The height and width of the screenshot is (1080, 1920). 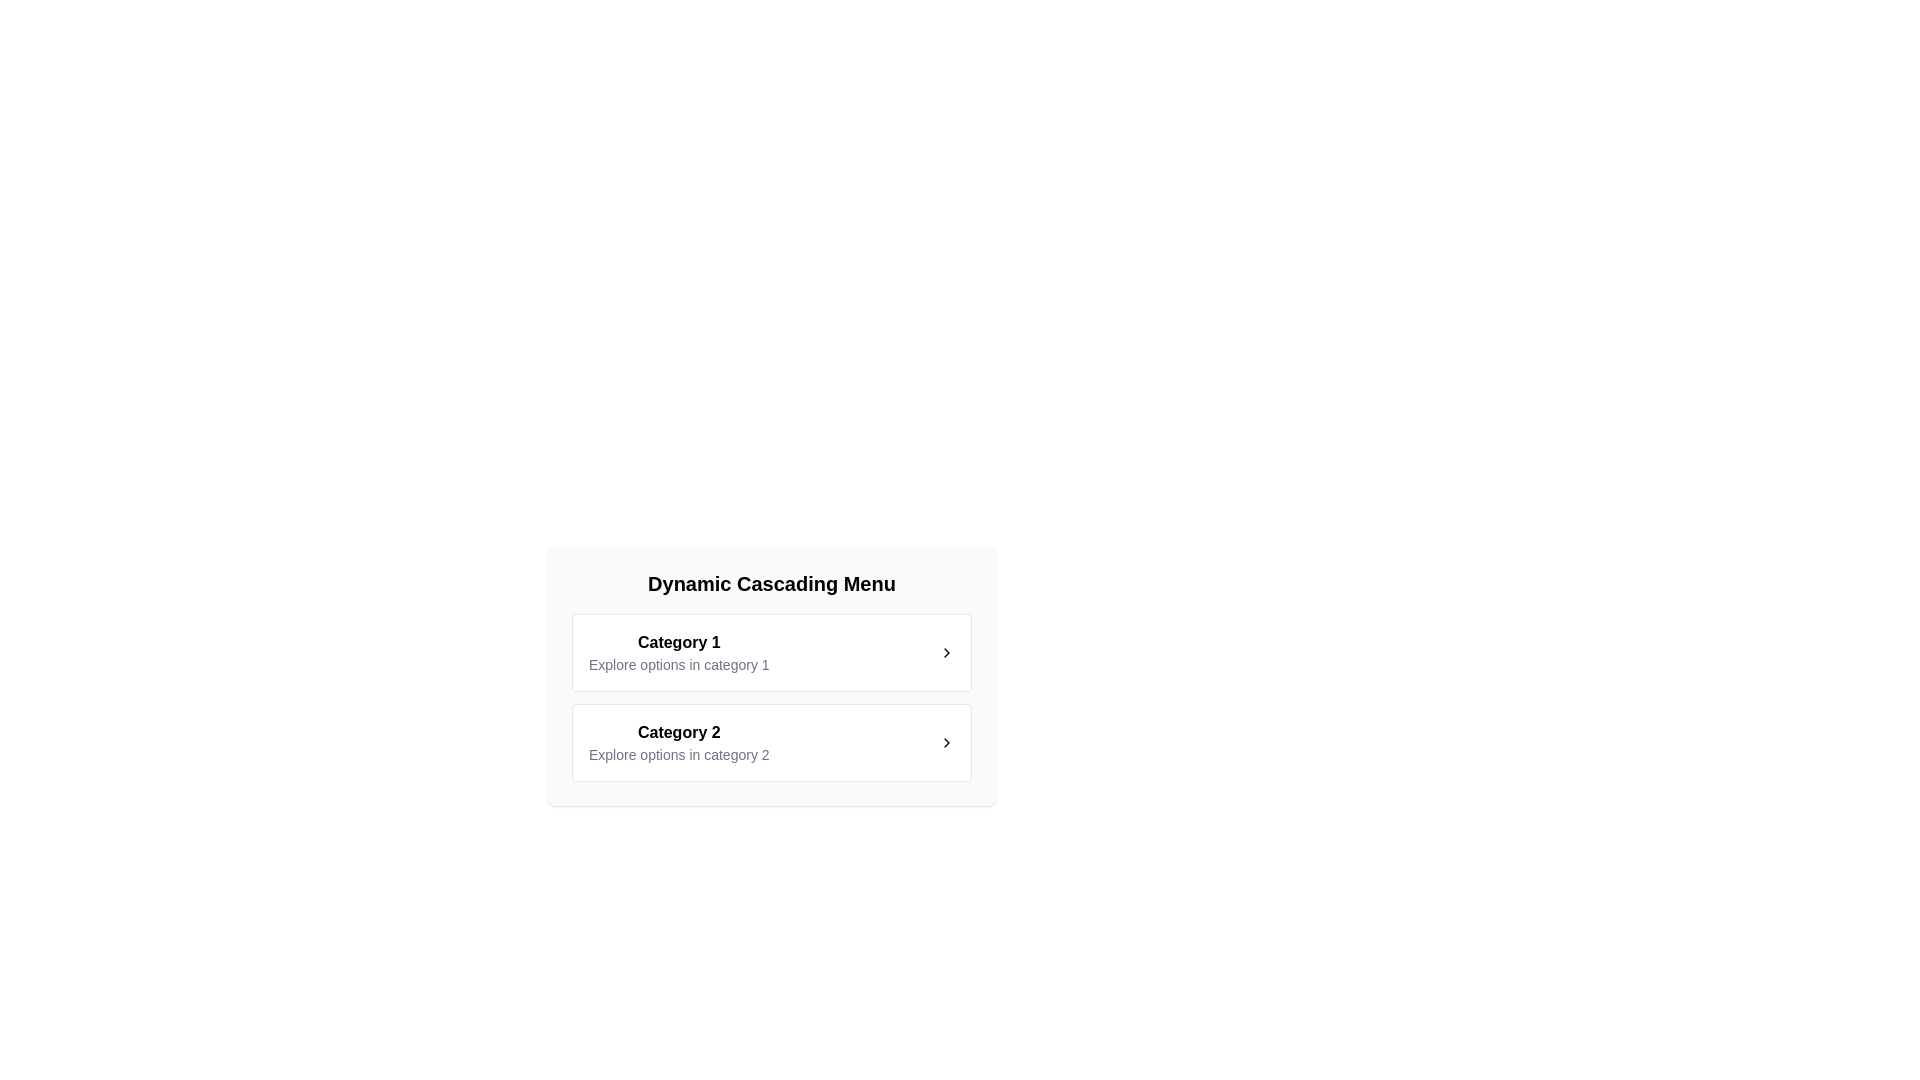 What do you see at coordinates (679, 755) in the screenshot?
I see `the text label that reads 'Explore options in category 2', which is styled in small gray font and located directly below 'Category 2' in the second category section of the dynamic cascading menu` at bounding box center [679, 755].